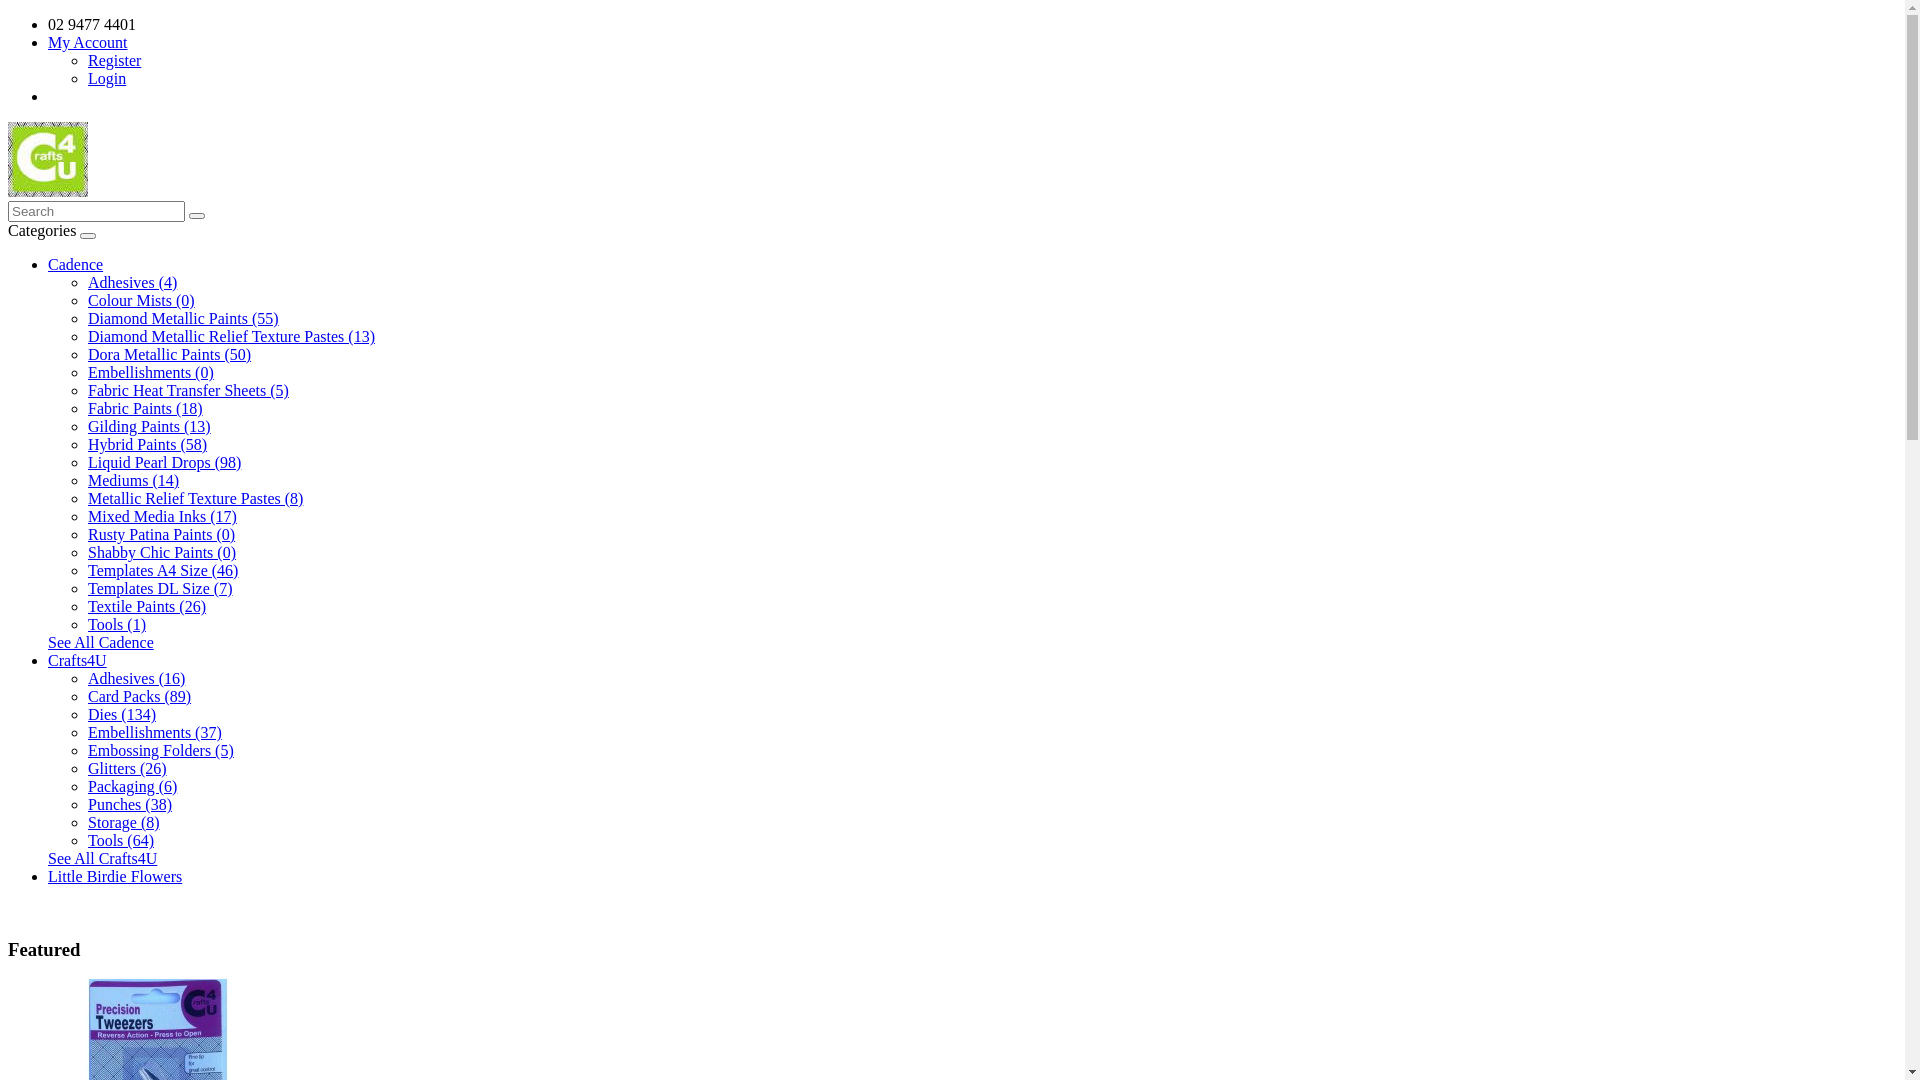  Describe the element at coordinates (101, 857) in the screenshot. I see `'See All Crafts4U'` at that location.